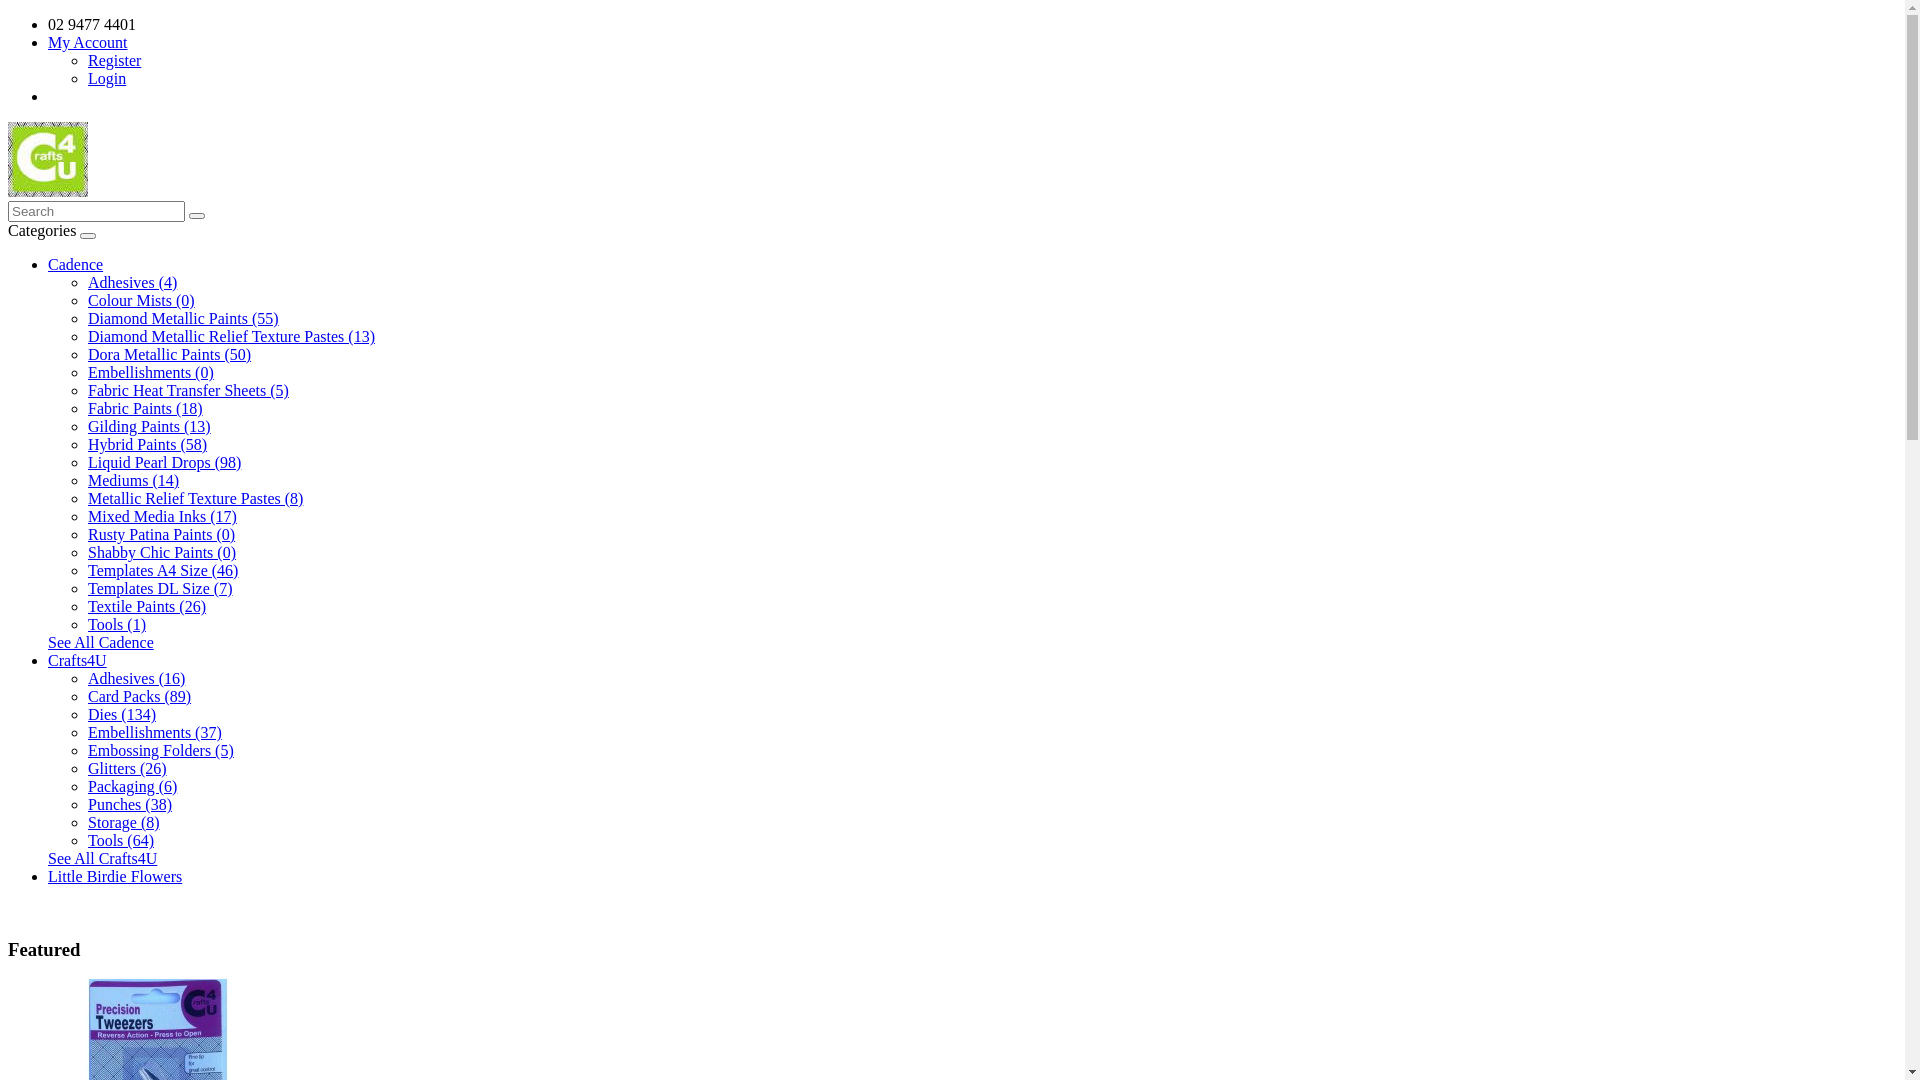  Describe the element at coordinates (101, 857) in the screenshot. I see `'See All Crafts4U'` at that location.